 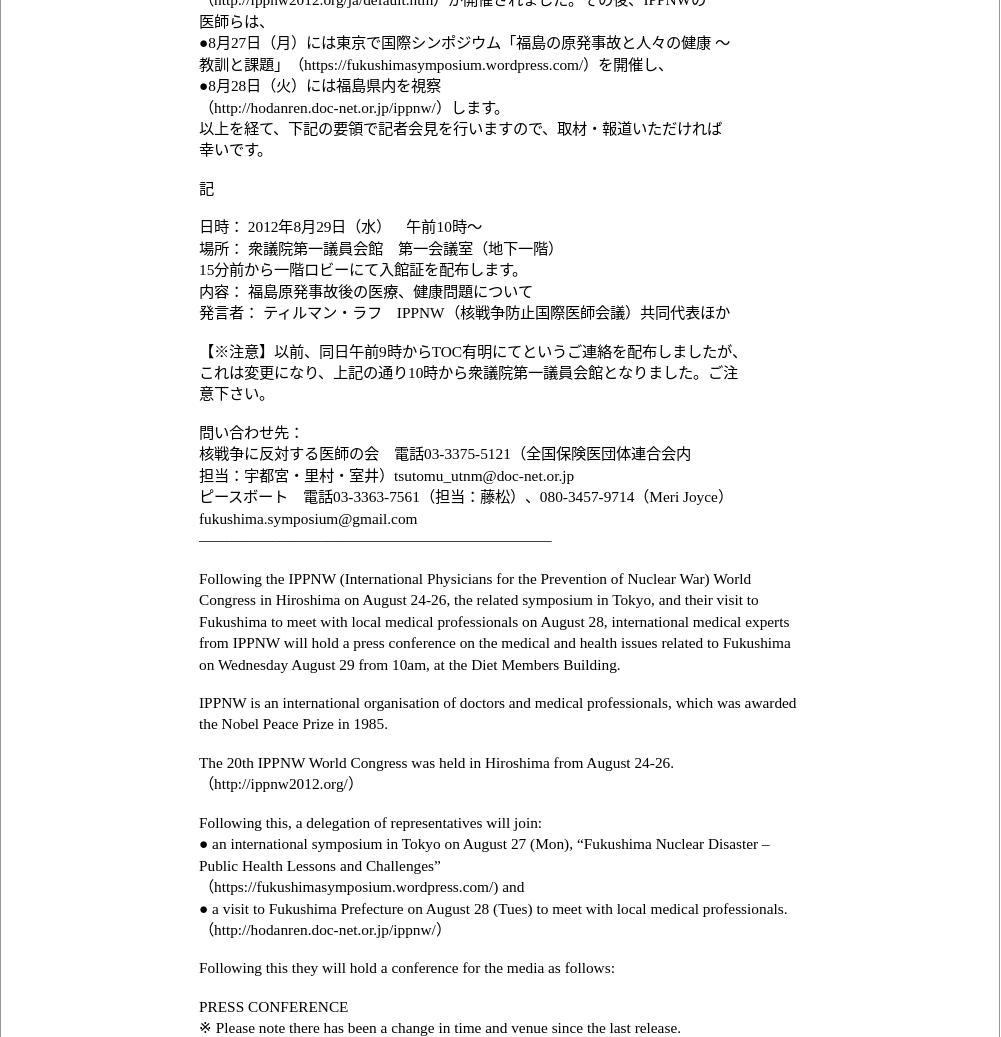 I want to click on 'Following this, a delegation of representatives will join:', so click(x=369, y=821).